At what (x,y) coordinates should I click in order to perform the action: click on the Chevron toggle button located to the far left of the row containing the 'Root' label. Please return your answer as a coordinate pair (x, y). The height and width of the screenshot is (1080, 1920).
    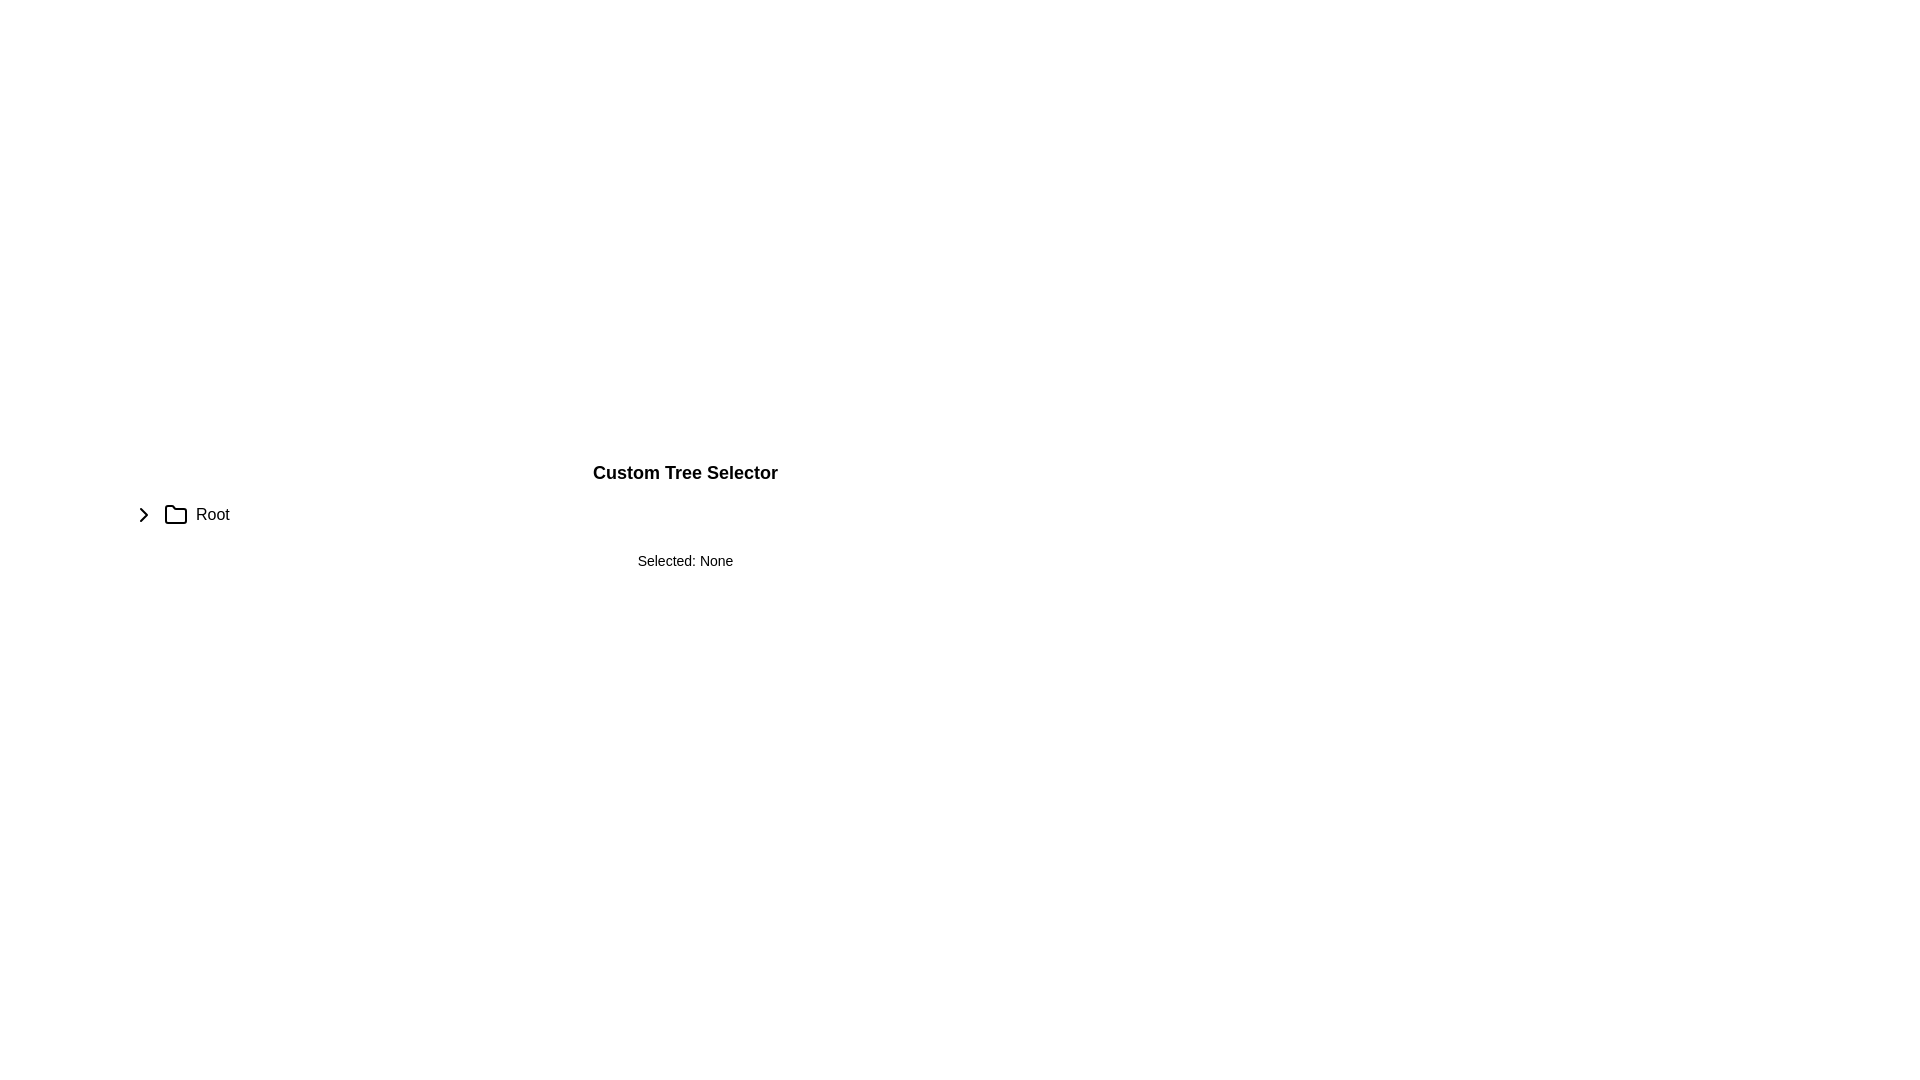
    Looking at the image, I should click on (143, 514).